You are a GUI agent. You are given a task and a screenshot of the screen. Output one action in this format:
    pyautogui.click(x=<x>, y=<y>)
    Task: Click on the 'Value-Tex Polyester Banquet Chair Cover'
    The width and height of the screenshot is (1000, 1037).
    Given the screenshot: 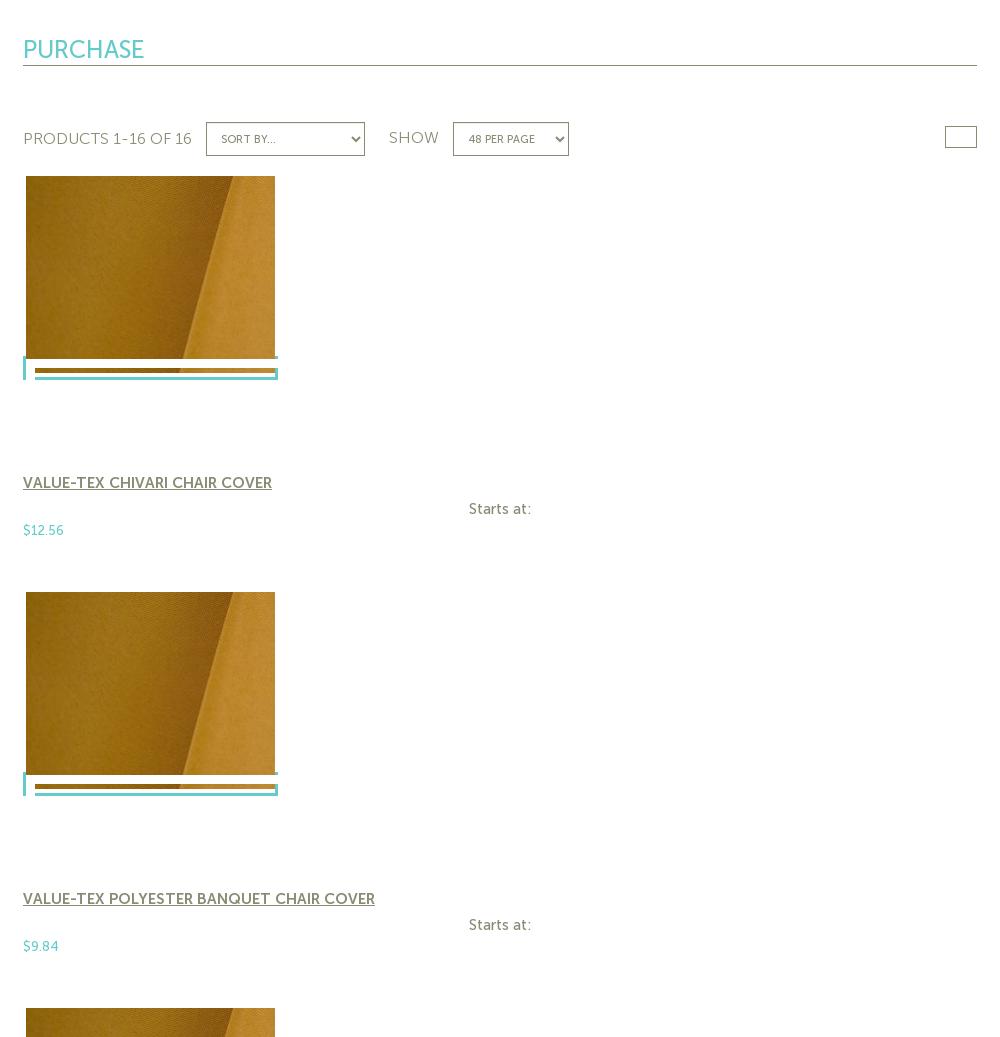 What is the action you would take?
    pyautogui.click(x=23, y=898)
    